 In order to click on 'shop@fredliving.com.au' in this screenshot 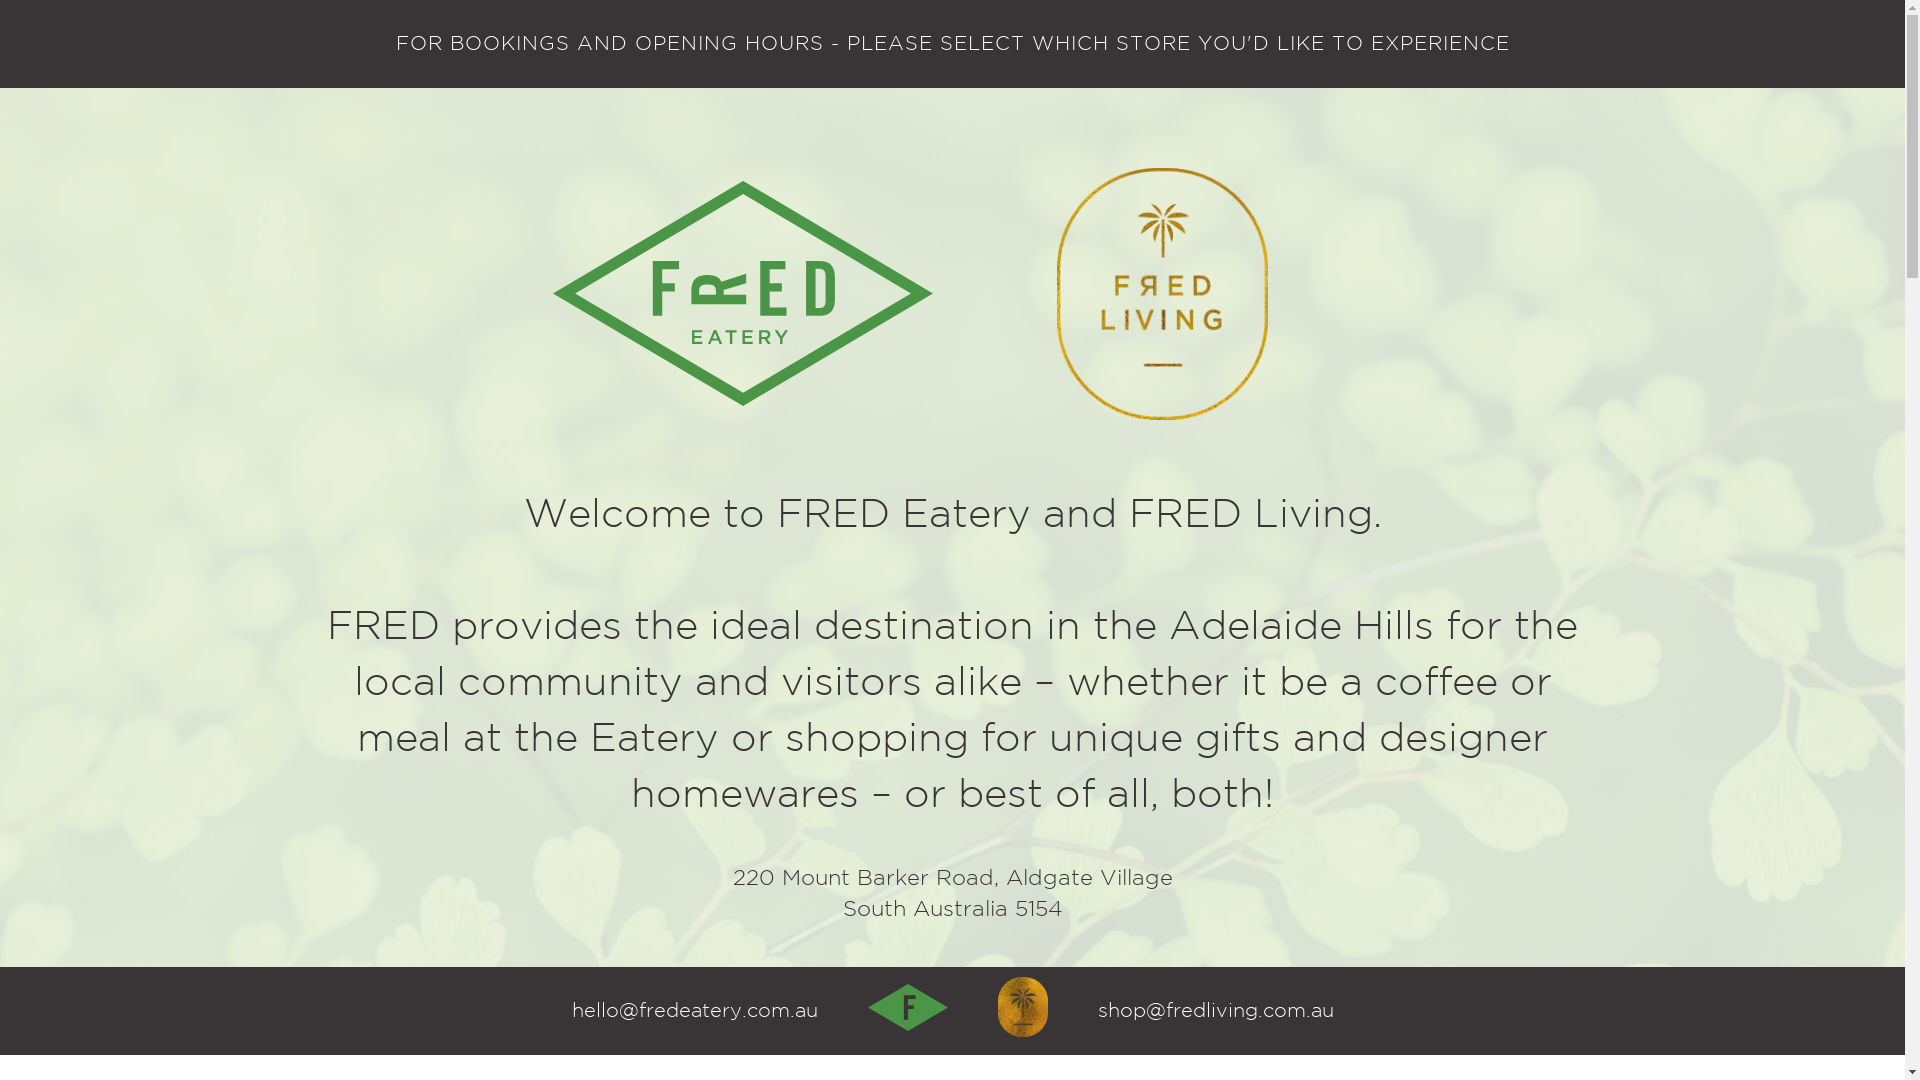, I will do `click(1214, 1010)`.